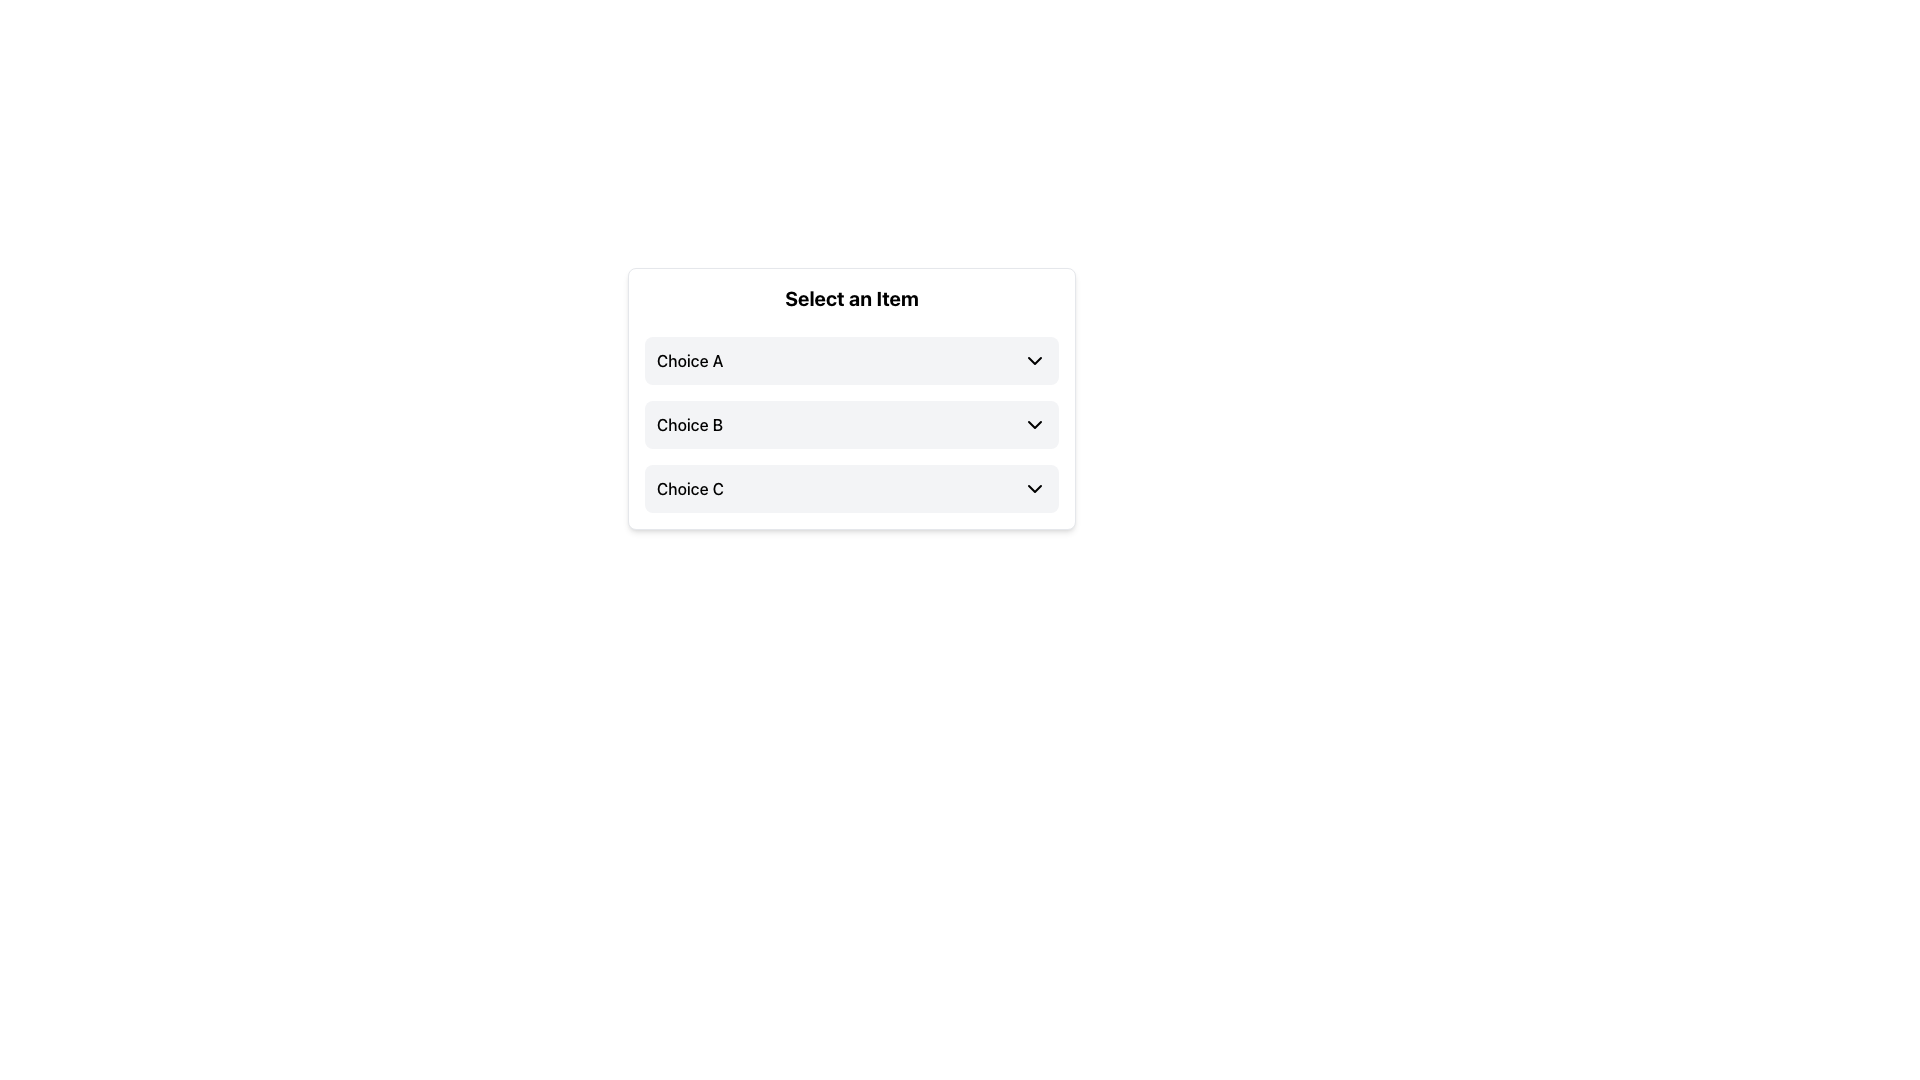  Describe the element at coordinates (851, 489) in the screenshot. I see `the dropdown chevron icon of the 'Choice C' menu item to reveal additional options` at that location.